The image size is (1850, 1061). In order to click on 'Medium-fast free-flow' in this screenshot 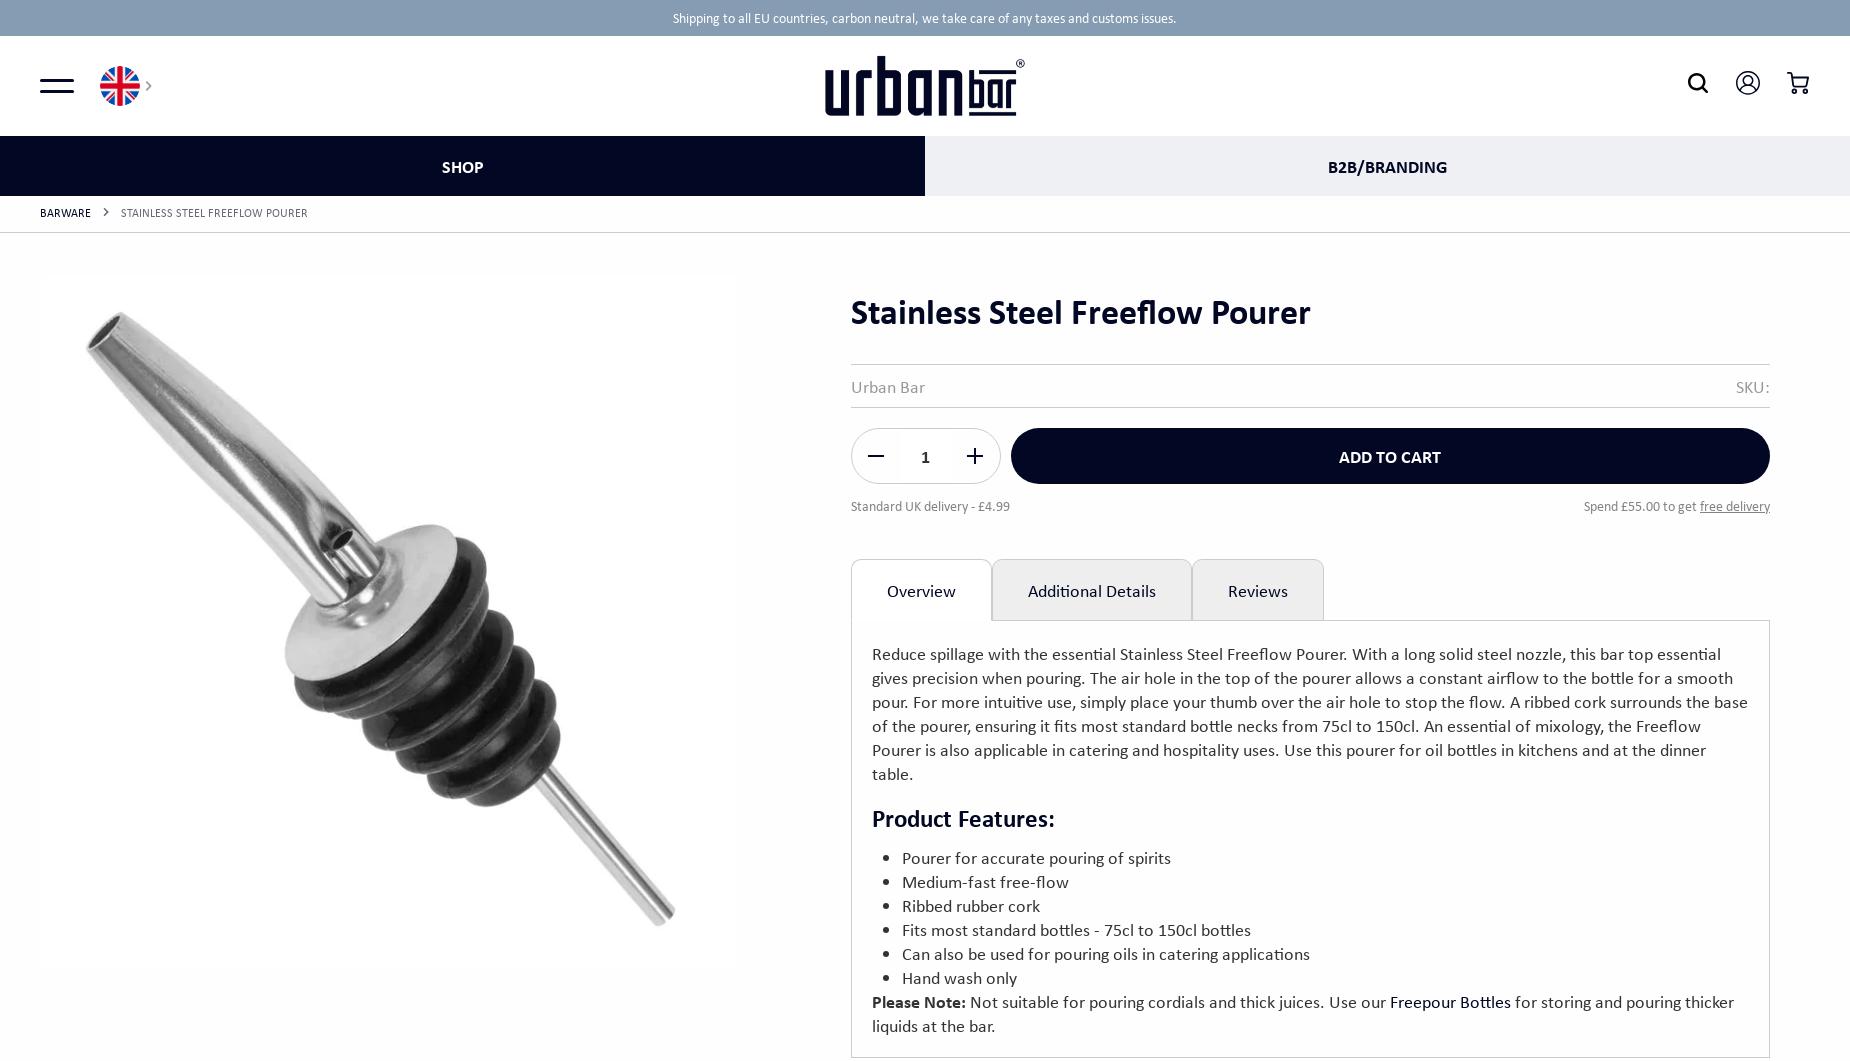, I will do `click(983, 880)`.